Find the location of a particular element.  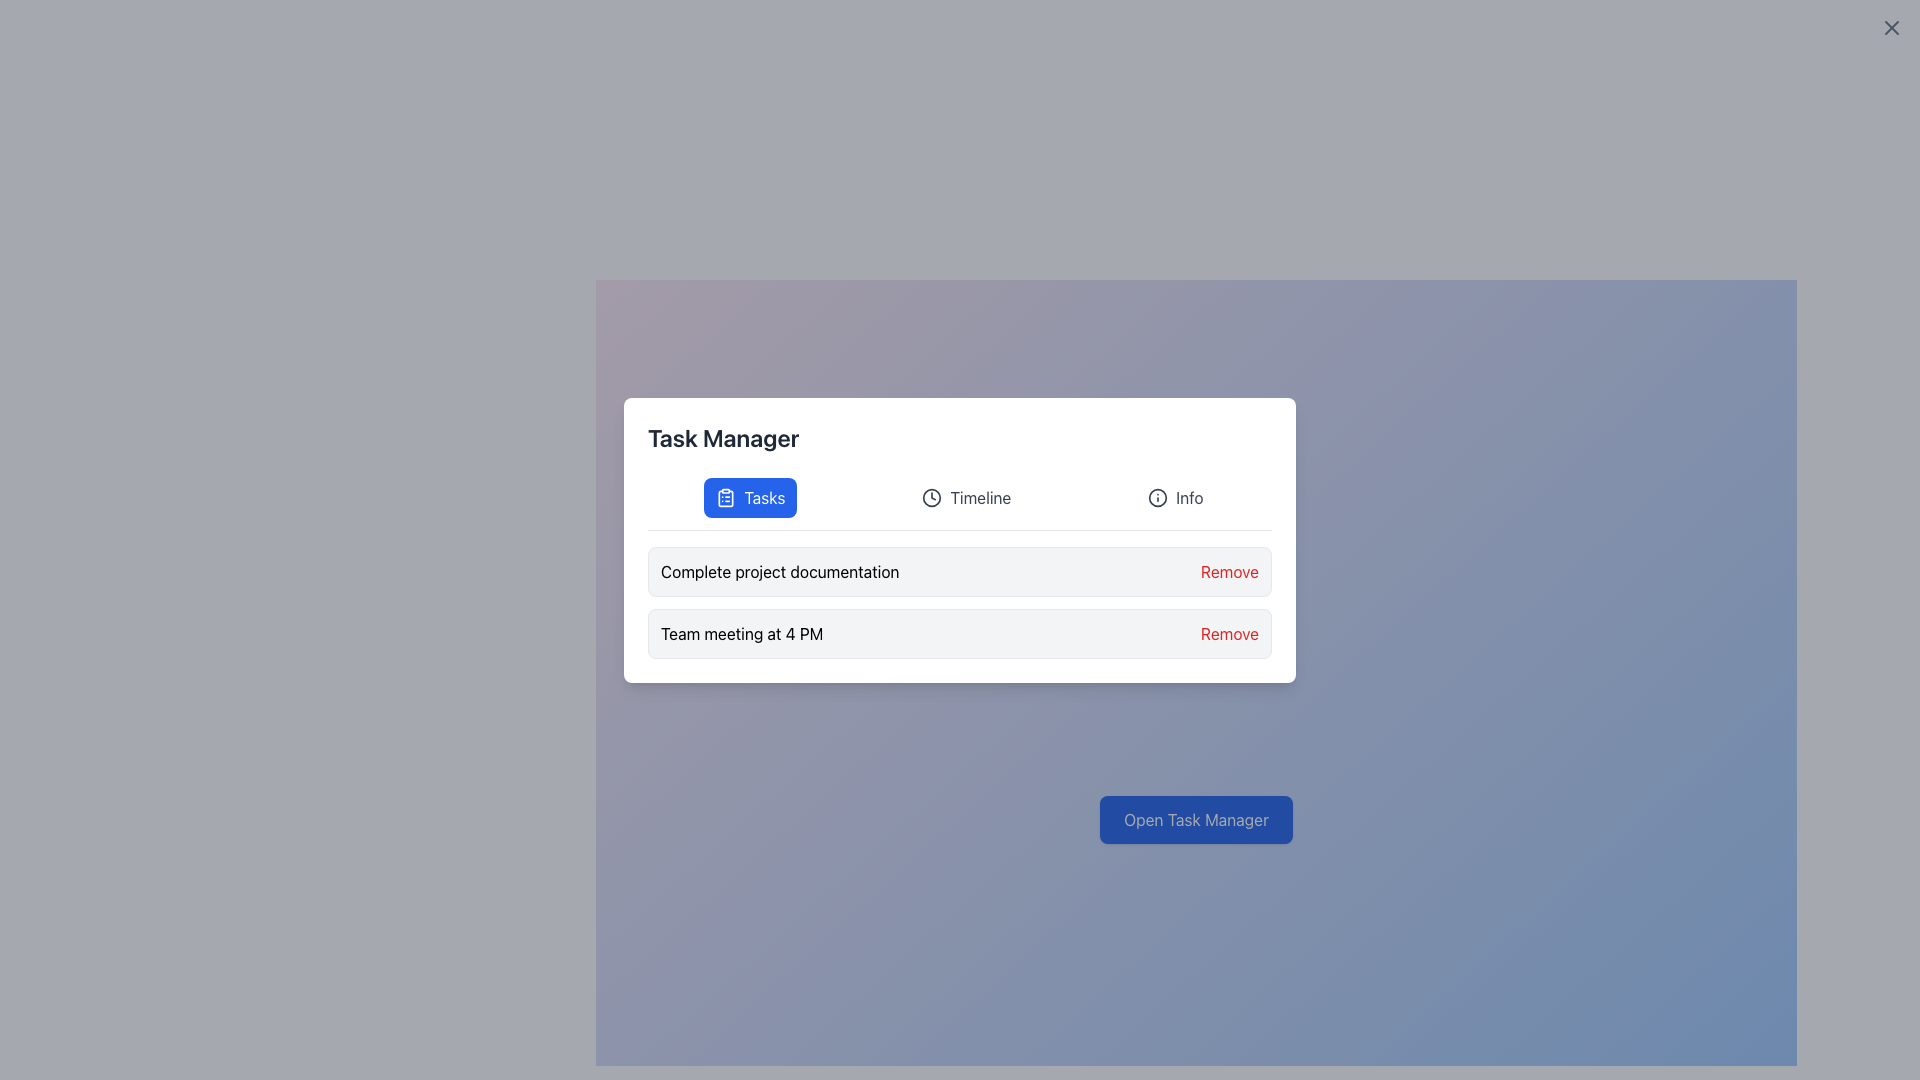

the central 'Timeline' tab of the Navigation bar beneath the 'Task Manager' is located at coordinates (960, 503).